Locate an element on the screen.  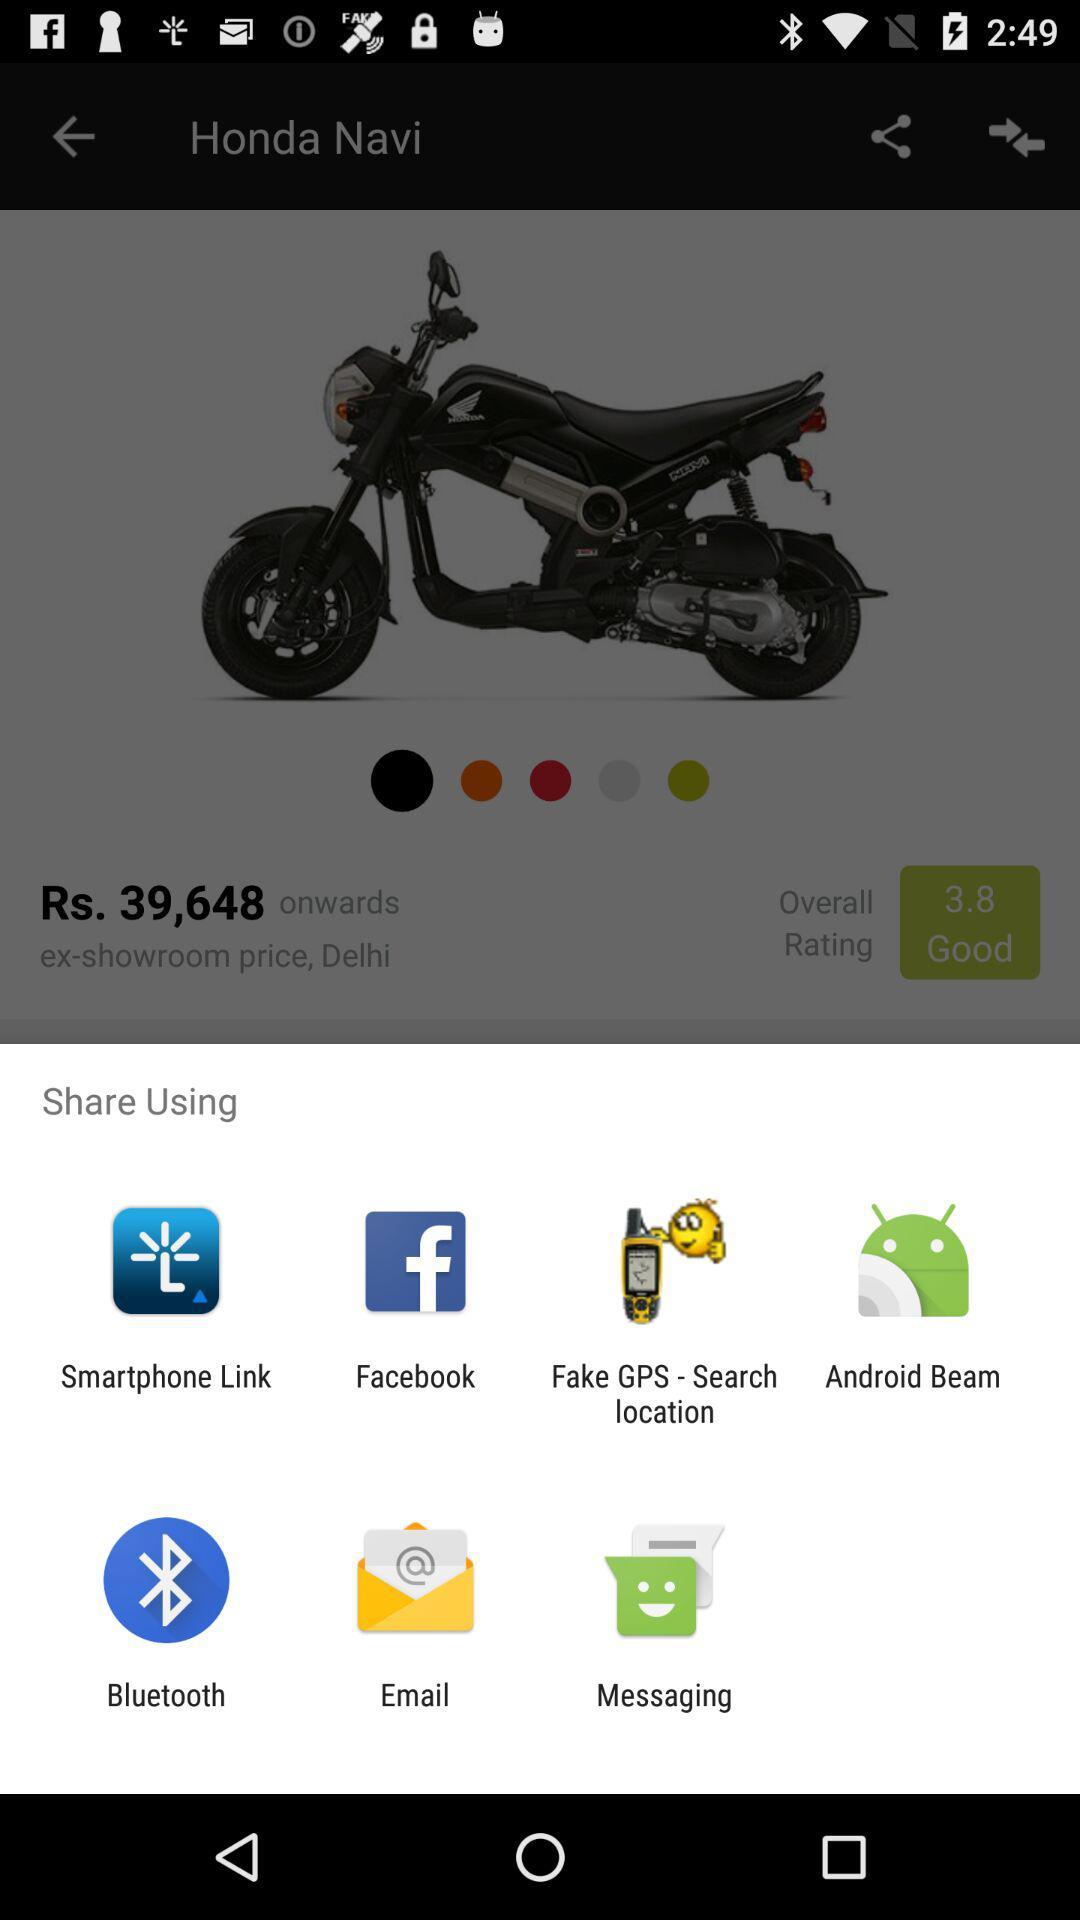
the item to the left of messaging is located at coordinates (414, 1711).